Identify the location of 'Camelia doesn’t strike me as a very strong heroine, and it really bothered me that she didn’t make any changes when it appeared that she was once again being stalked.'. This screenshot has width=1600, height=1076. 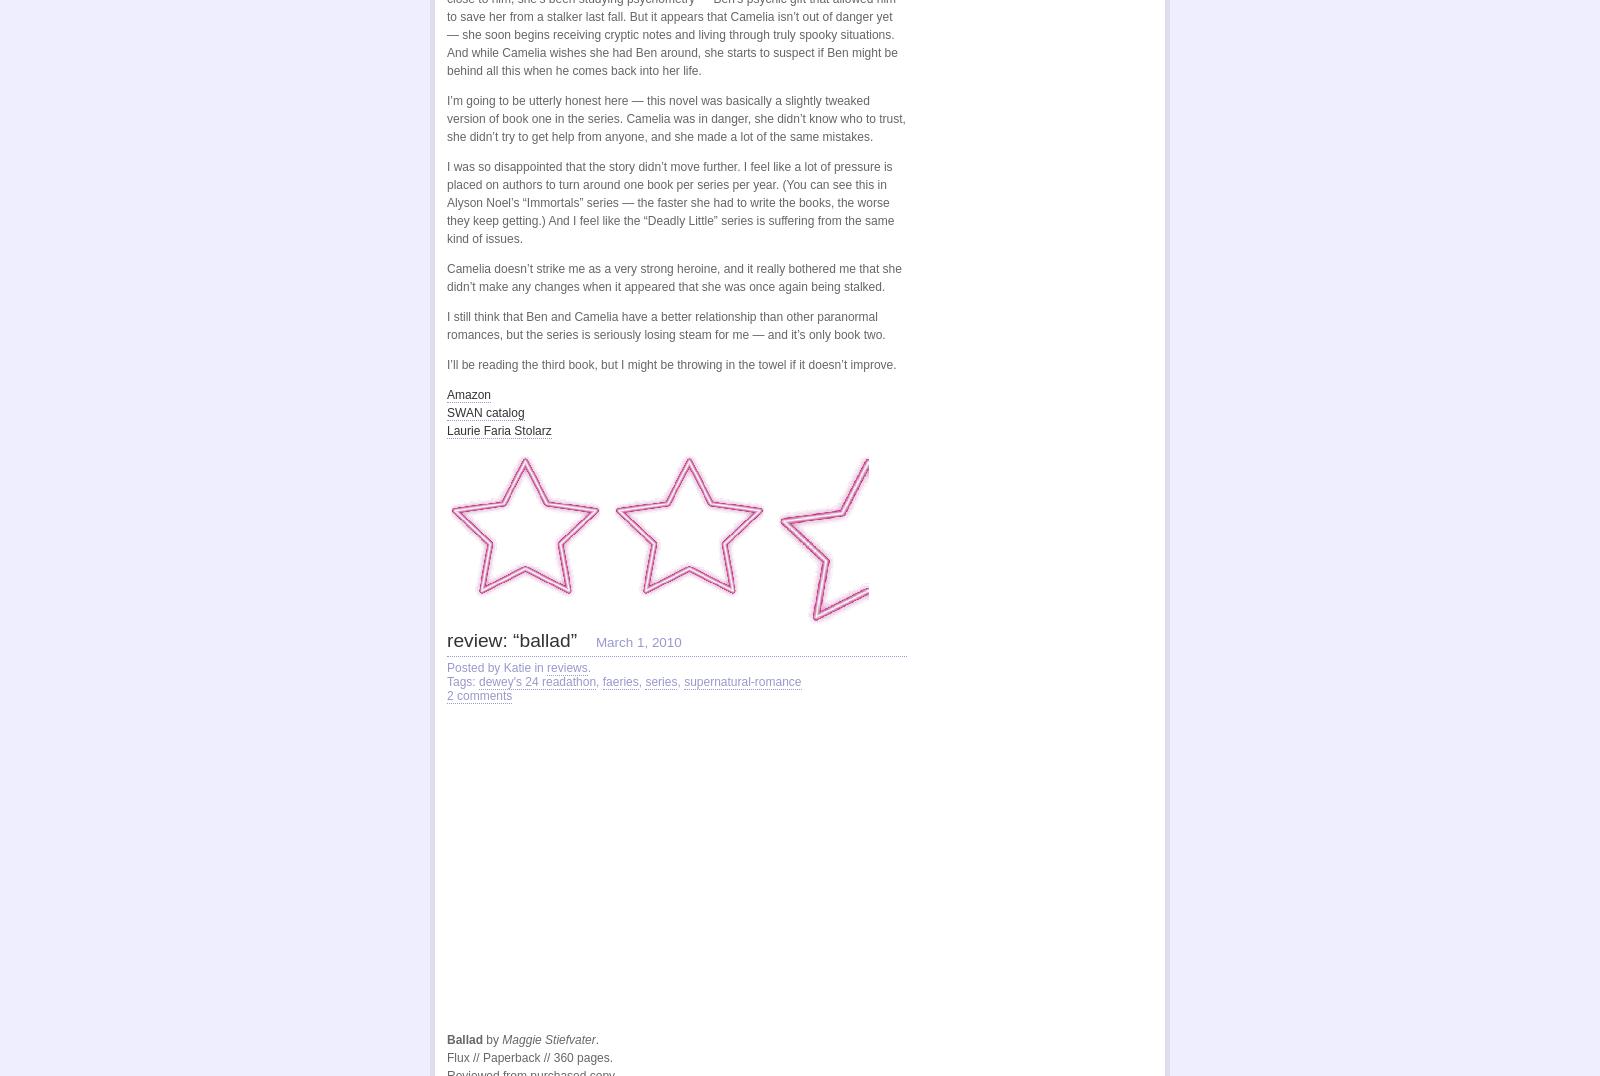
(674, 275).